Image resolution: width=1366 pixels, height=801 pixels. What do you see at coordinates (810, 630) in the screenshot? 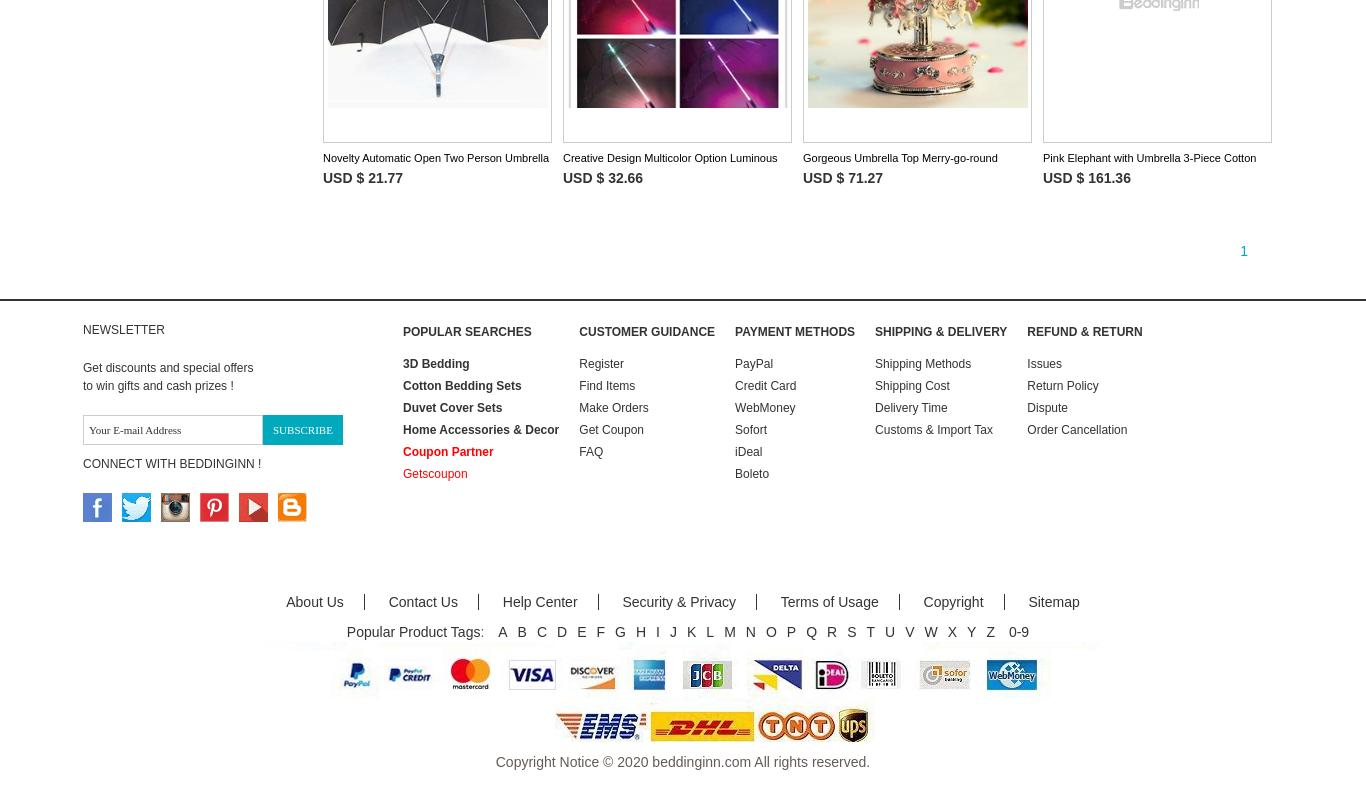
I see `'Q'` at bounding box center [810, 630].